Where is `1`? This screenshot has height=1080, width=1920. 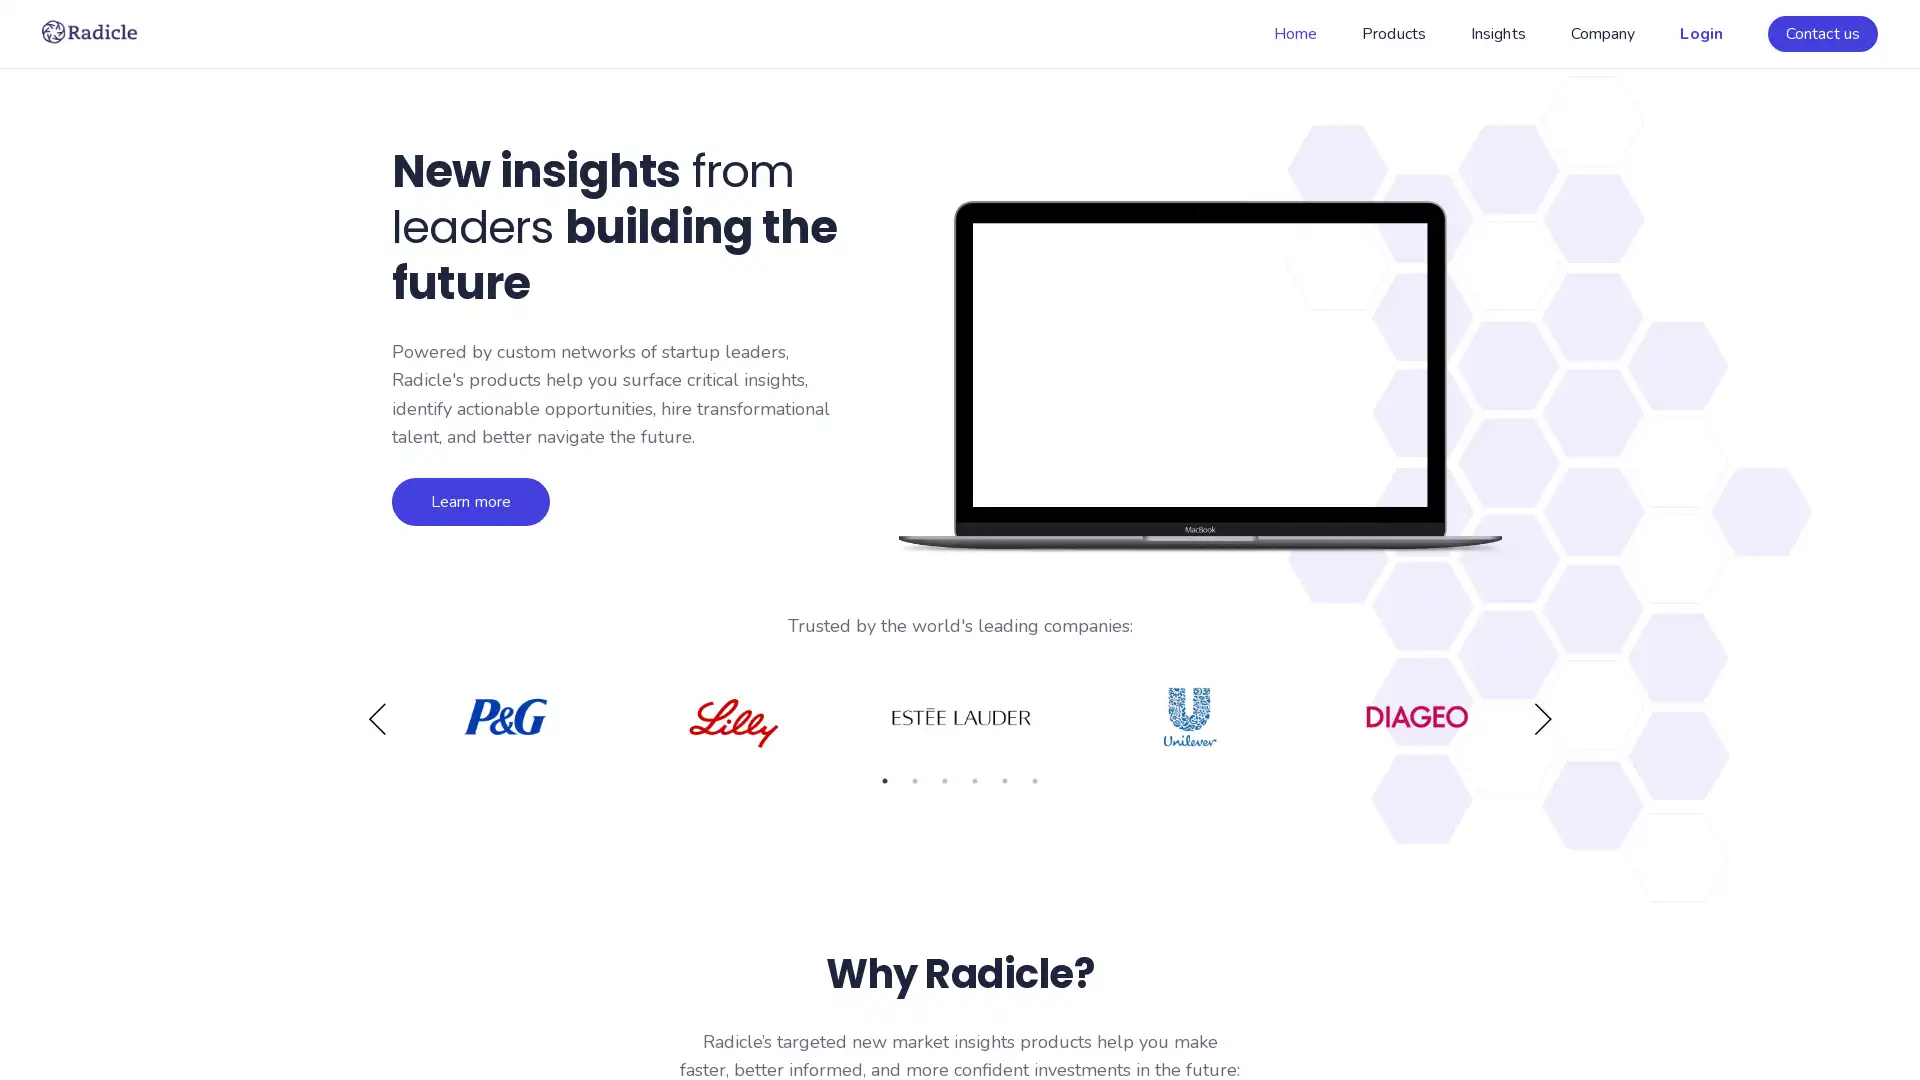
1 is located at coordinates (883, 785).